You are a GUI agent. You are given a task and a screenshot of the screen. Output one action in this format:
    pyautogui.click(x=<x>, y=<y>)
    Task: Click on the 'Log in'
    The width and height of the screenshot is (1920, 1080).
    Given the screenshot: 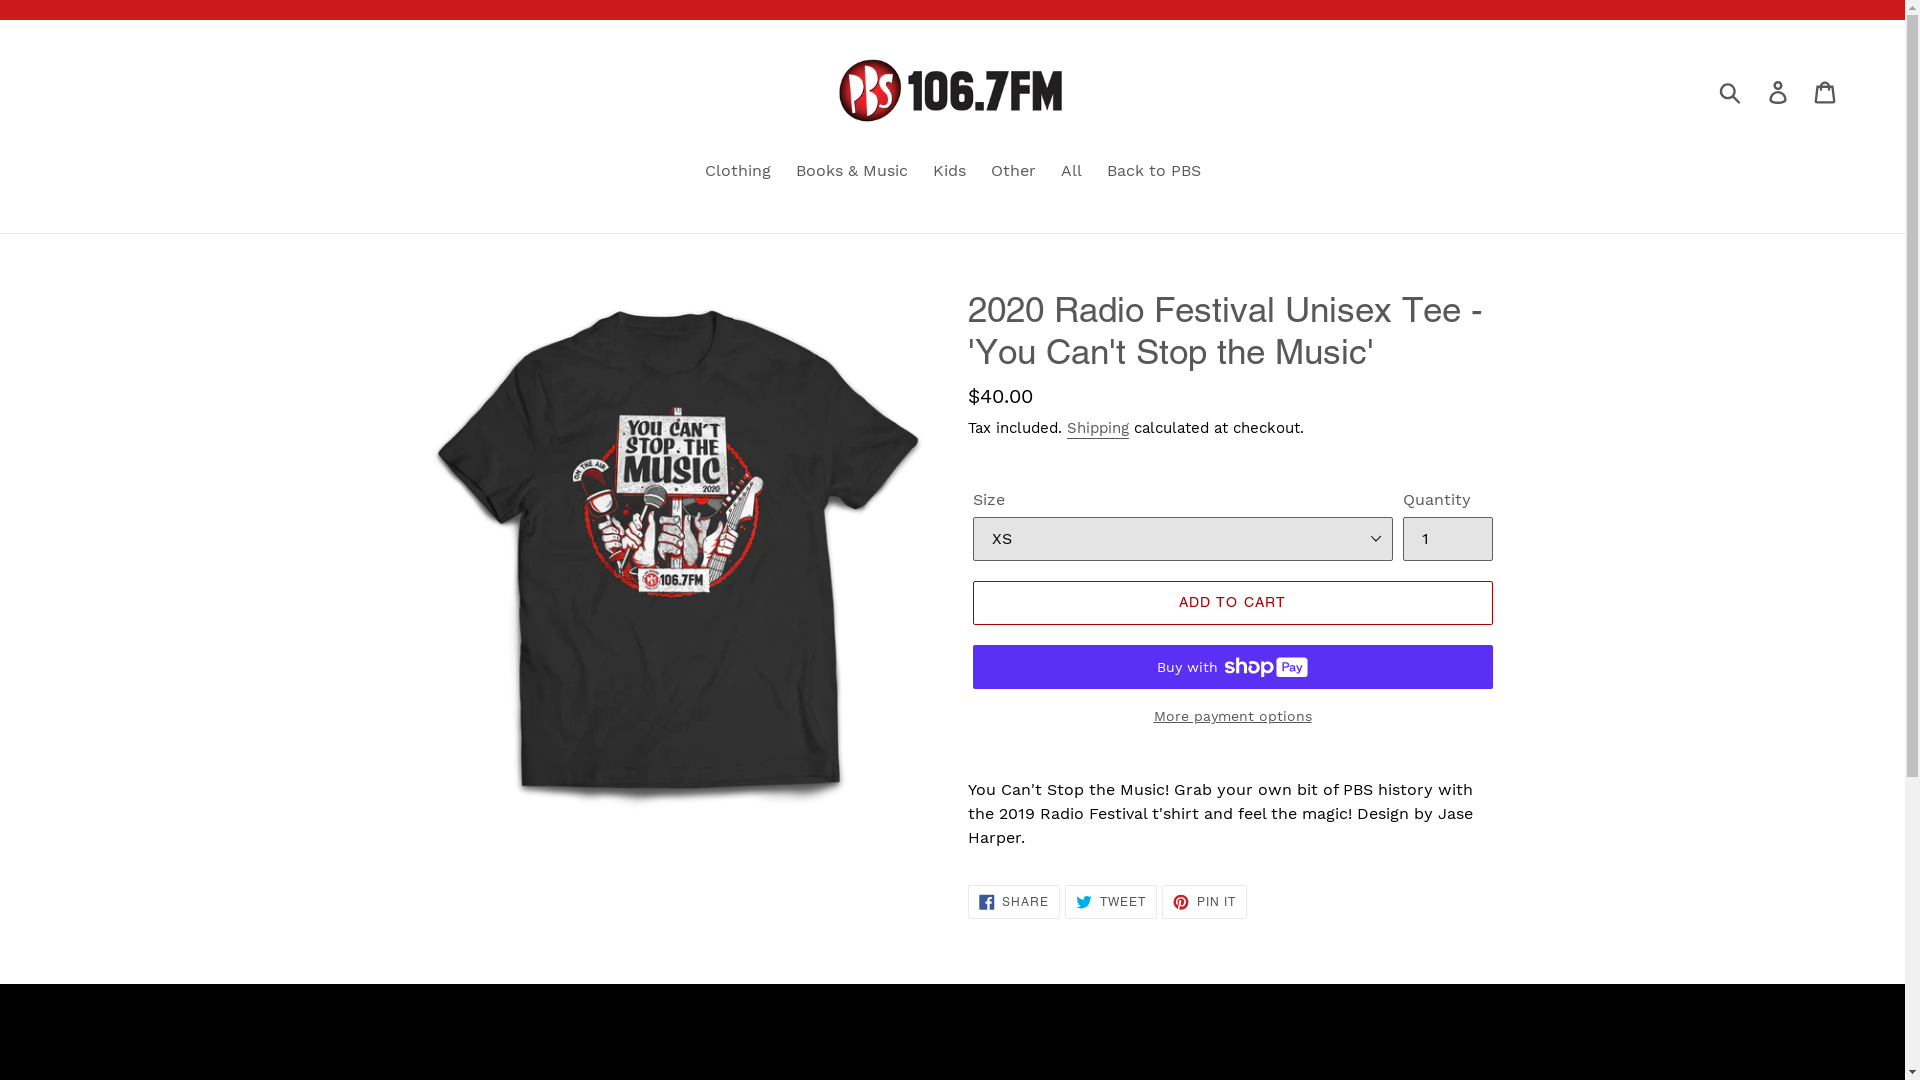 What is the action you would take?
    pyautogui.click(x=1755, y=92)
    